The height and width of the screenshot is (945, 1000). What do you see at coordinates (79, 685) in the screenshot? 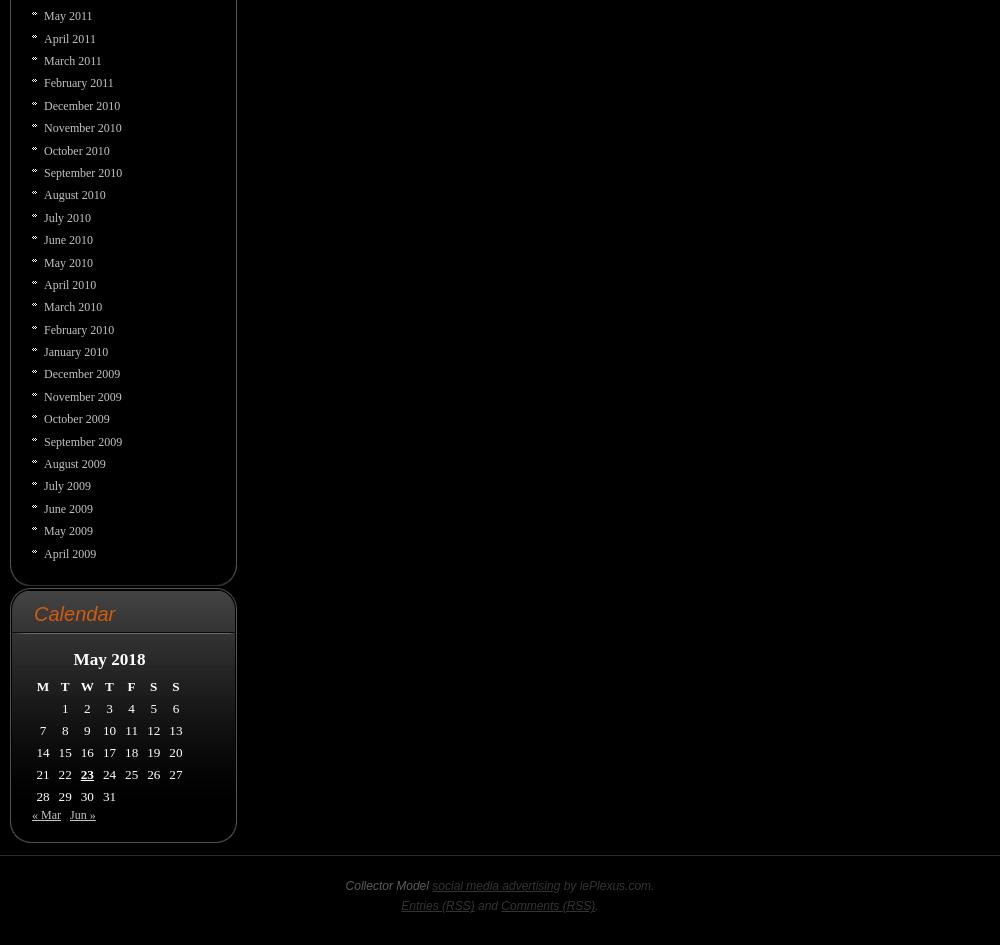
I see `'W'` at bounding box center [79, 685].